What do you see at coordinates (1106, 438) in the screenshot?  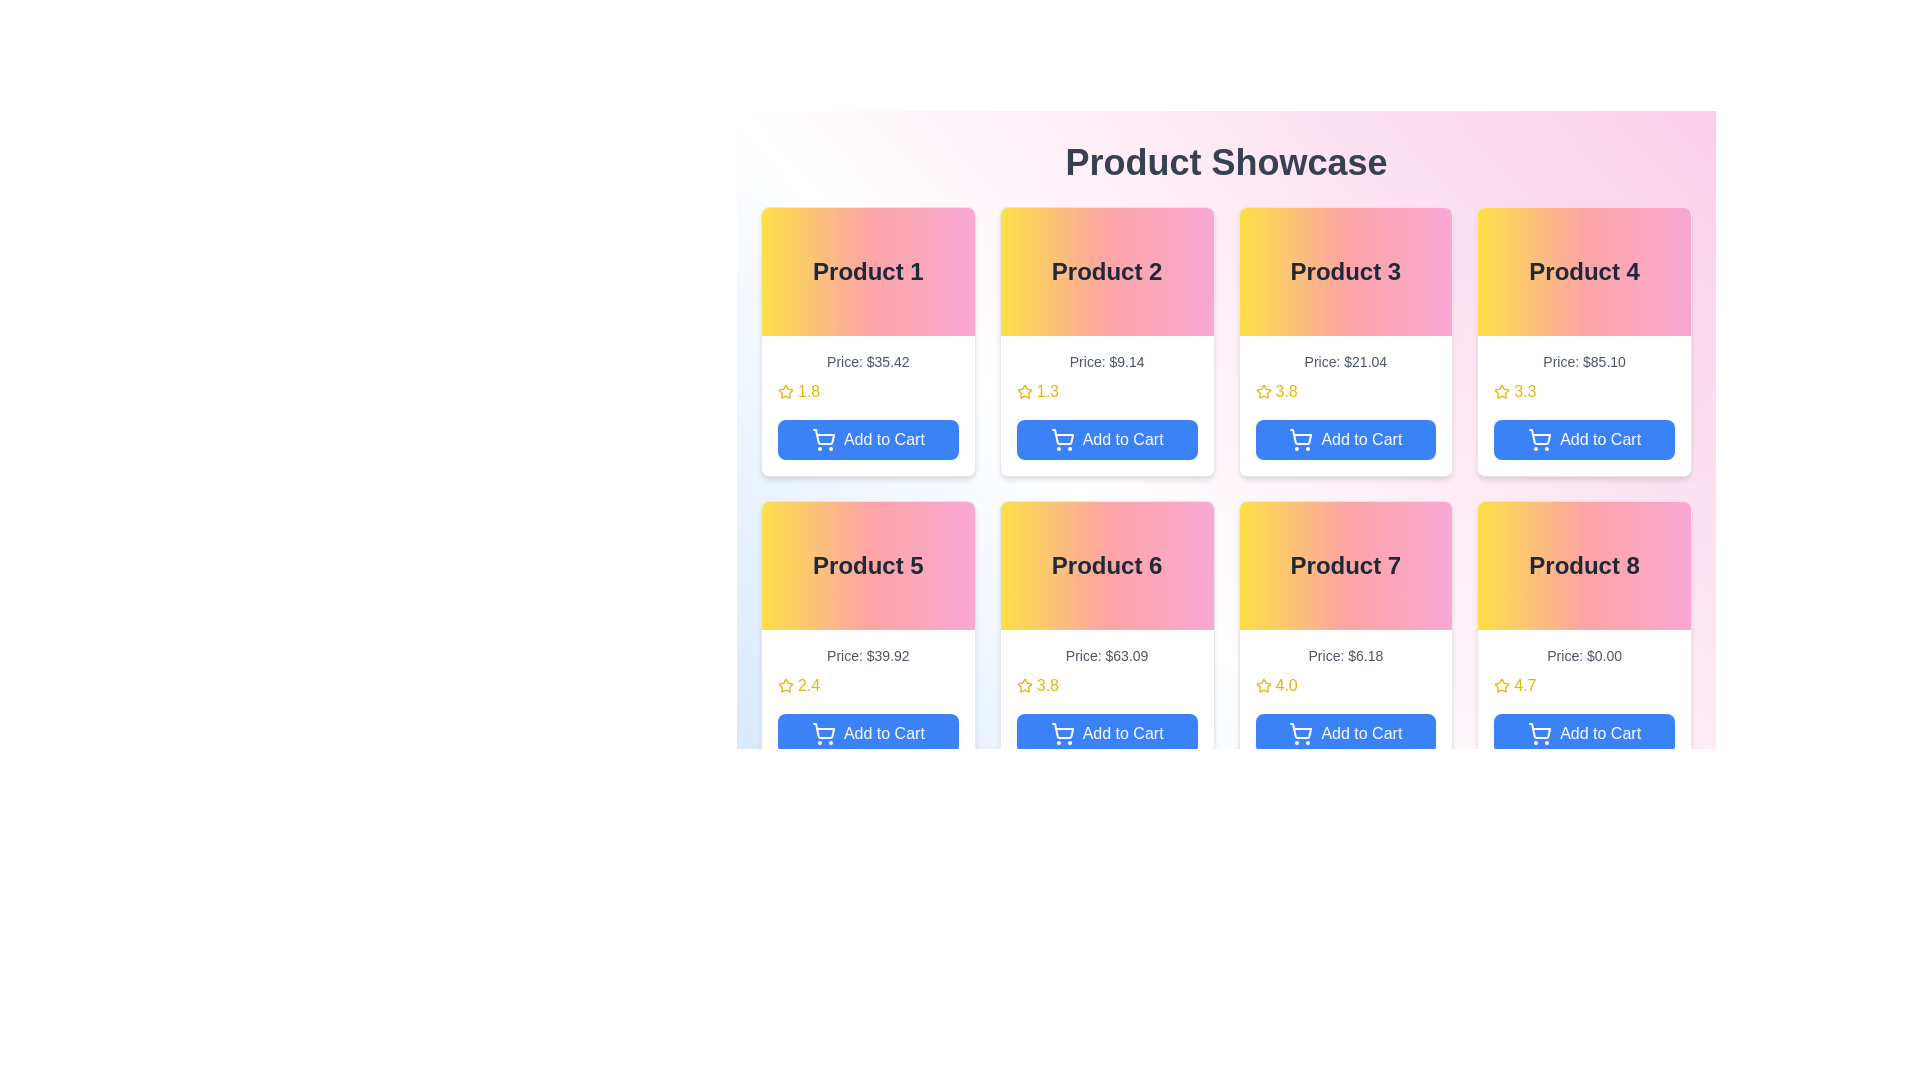 I see `the 'Add to Cart' button, which is a rectangular button with rounded corners and a blue background, located below the price and rating section of 'Product 2'` at bounding box center [1106, 438].